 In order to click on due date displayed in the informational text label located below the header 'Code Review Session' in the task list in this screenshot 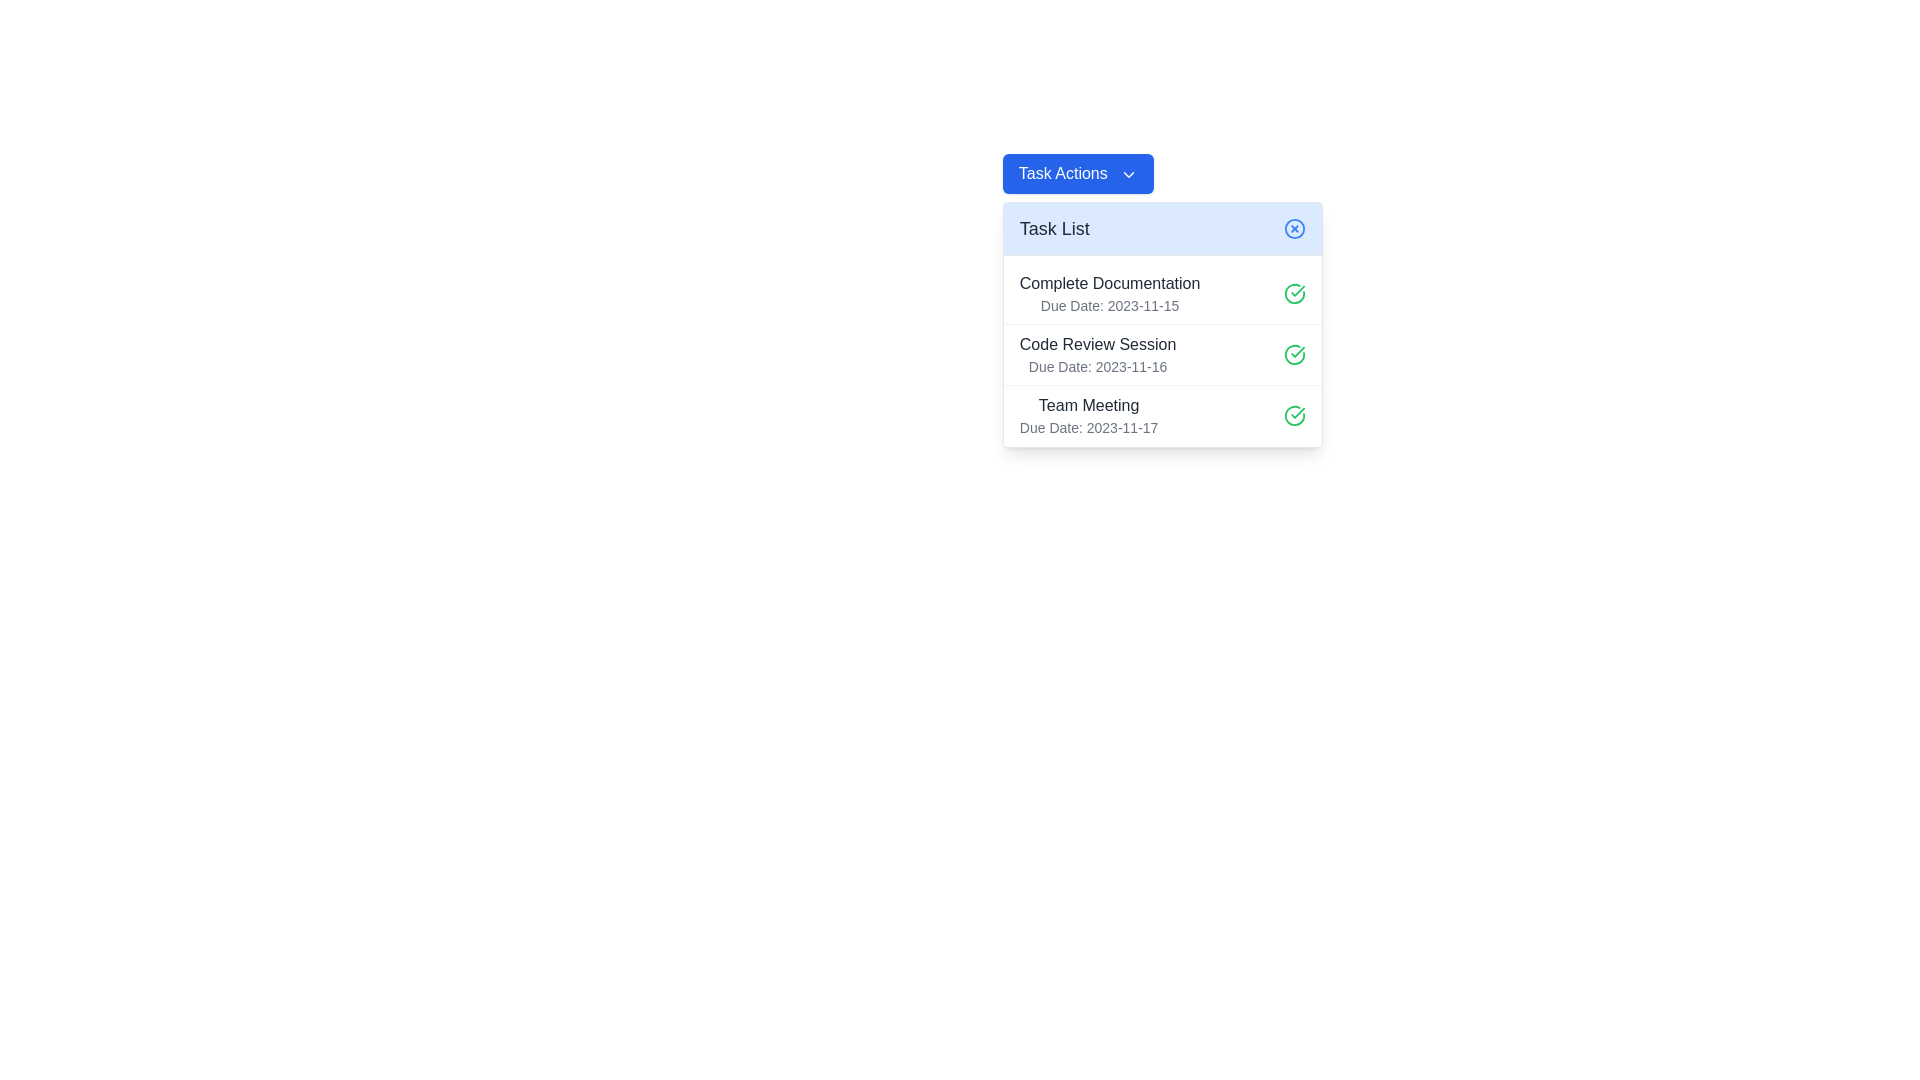, I will do `click(1097, 366)`.